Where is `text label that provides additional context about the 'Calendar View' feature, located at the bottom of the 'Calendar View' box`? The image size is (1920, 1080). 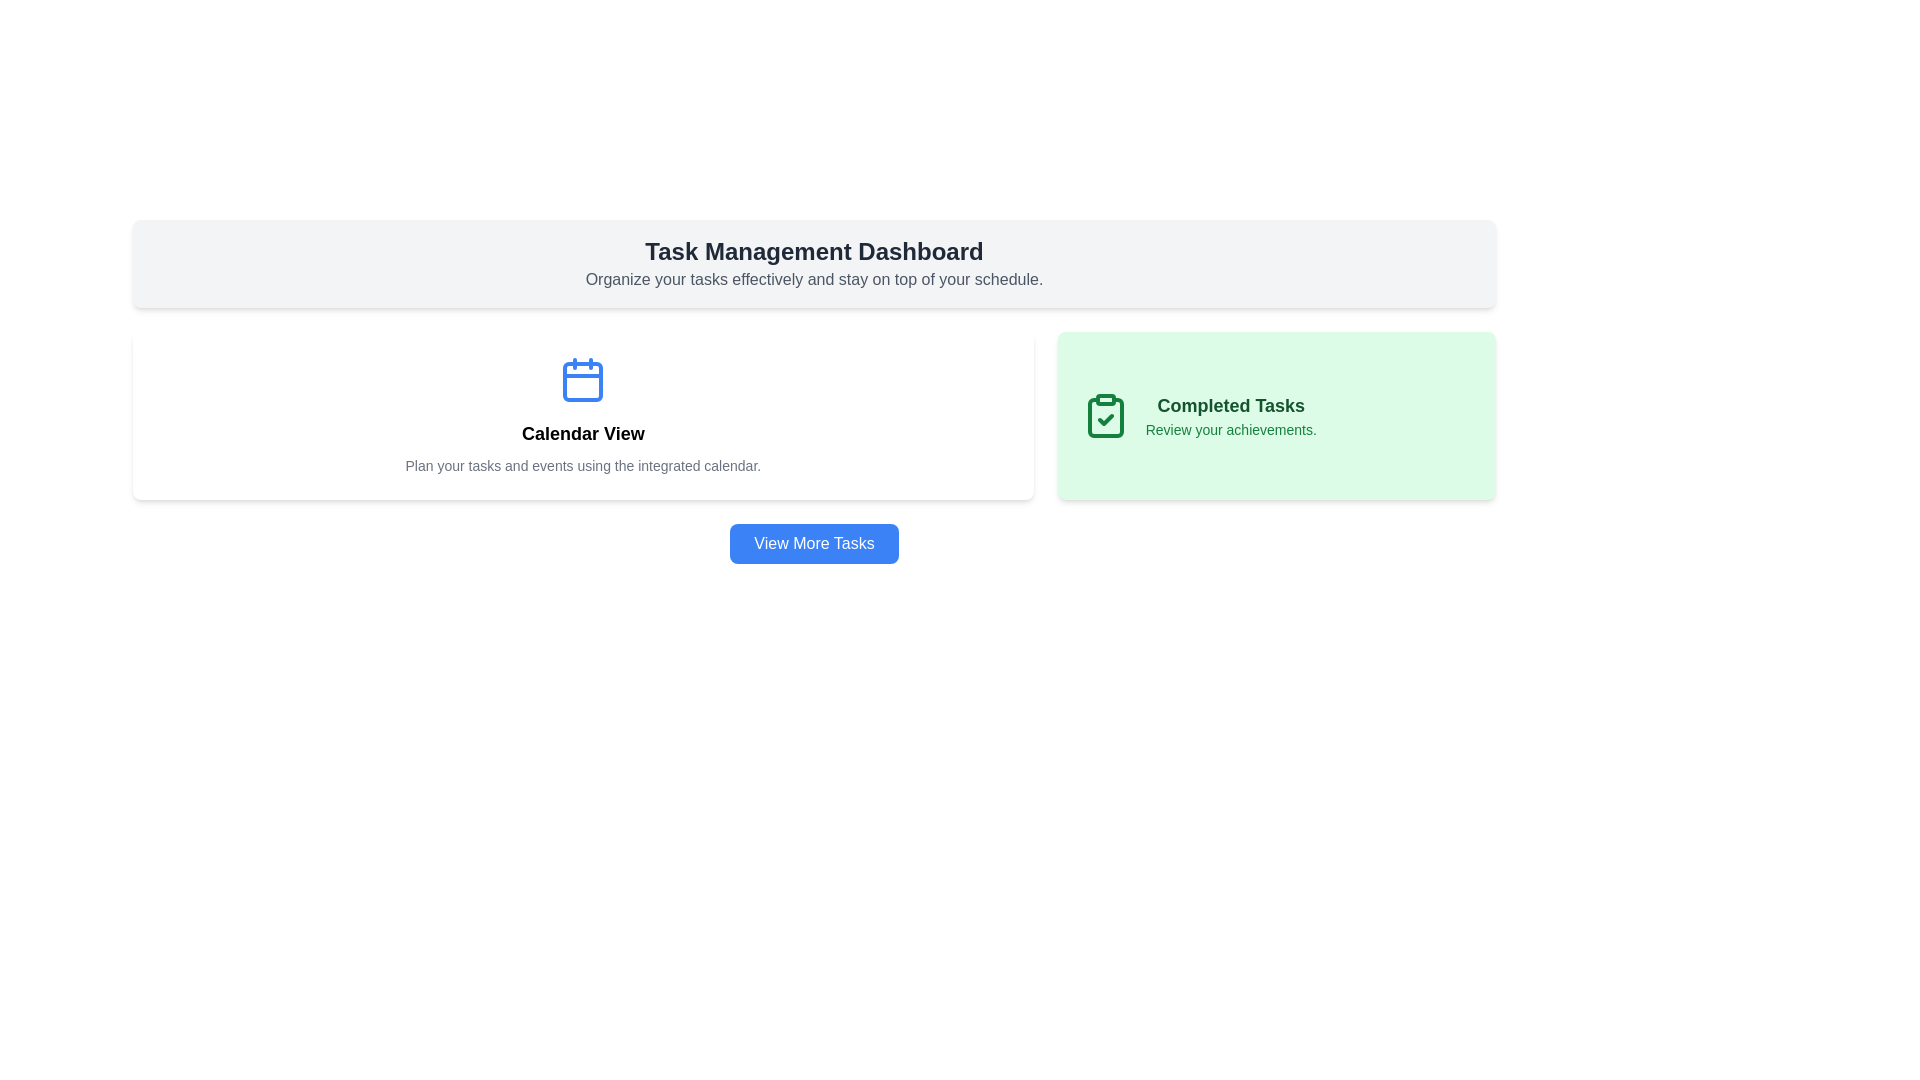 text label that provides additional context about the 'Calendar View' feature, located at the bottom of the 'Calendar View' box is located at coordinates (582, 466).